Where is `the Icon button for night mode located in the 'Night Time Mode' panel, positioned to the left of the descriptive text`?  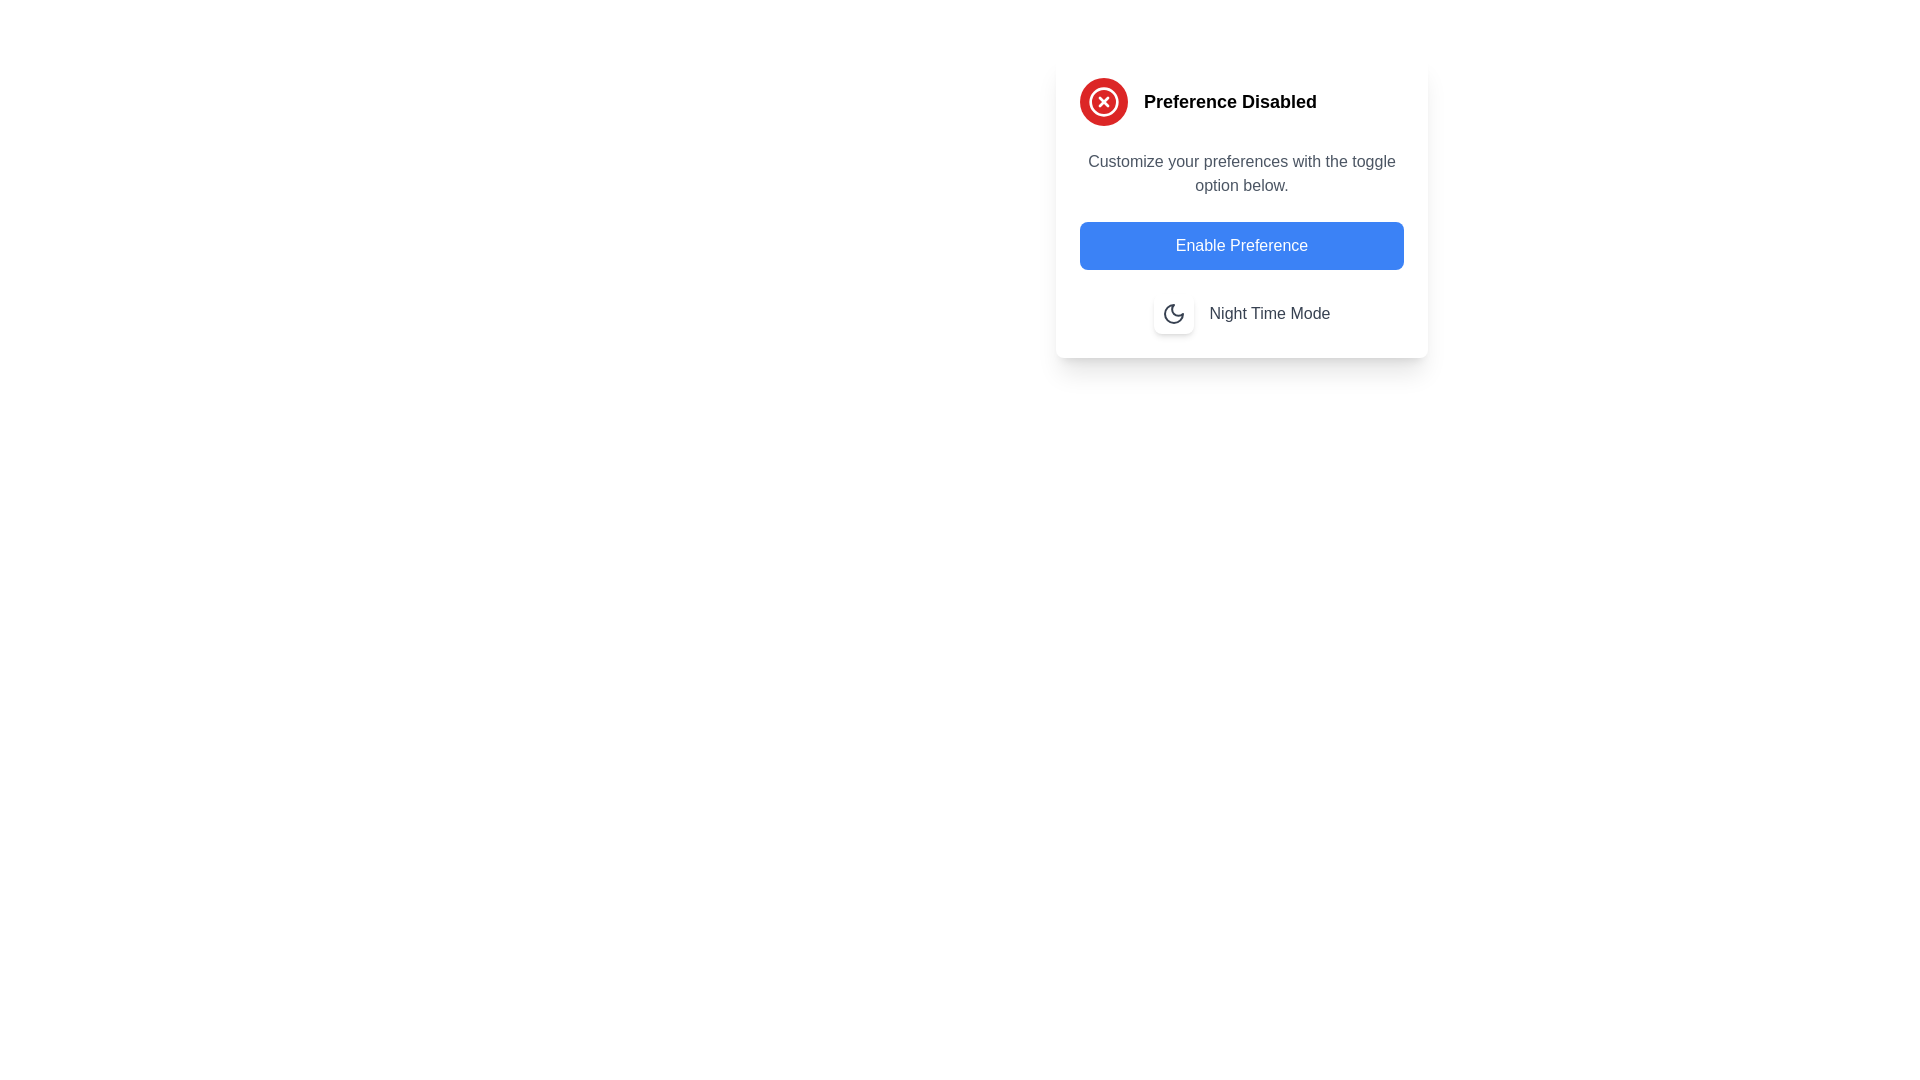
the Icon button for night mode located in the 'Night Time Mode' panel, positioned to the left of the descriptive text is located at coordinates (1173, 313).